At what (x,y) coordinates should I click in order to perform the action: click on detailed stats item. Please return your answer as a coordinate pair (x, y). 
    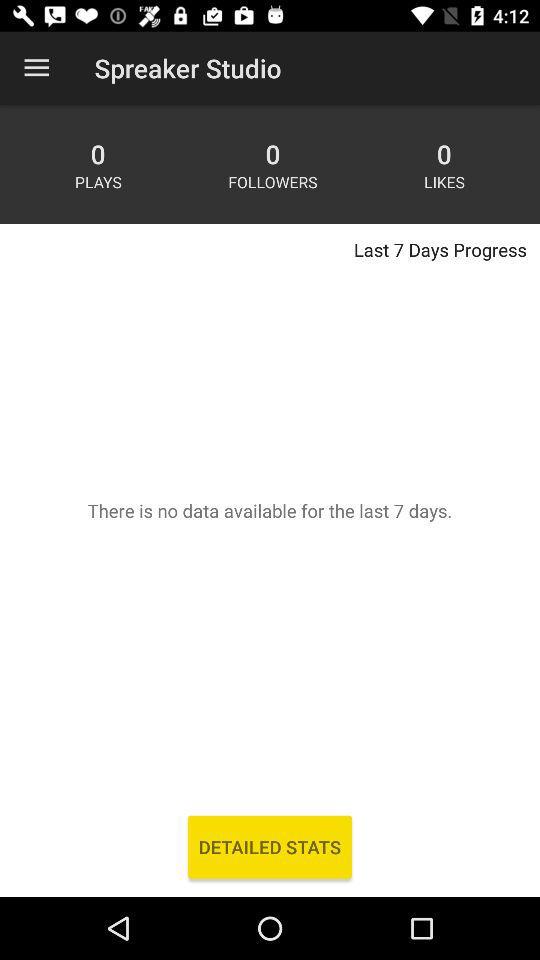
    Looking at the image, I should click on (270, 846).